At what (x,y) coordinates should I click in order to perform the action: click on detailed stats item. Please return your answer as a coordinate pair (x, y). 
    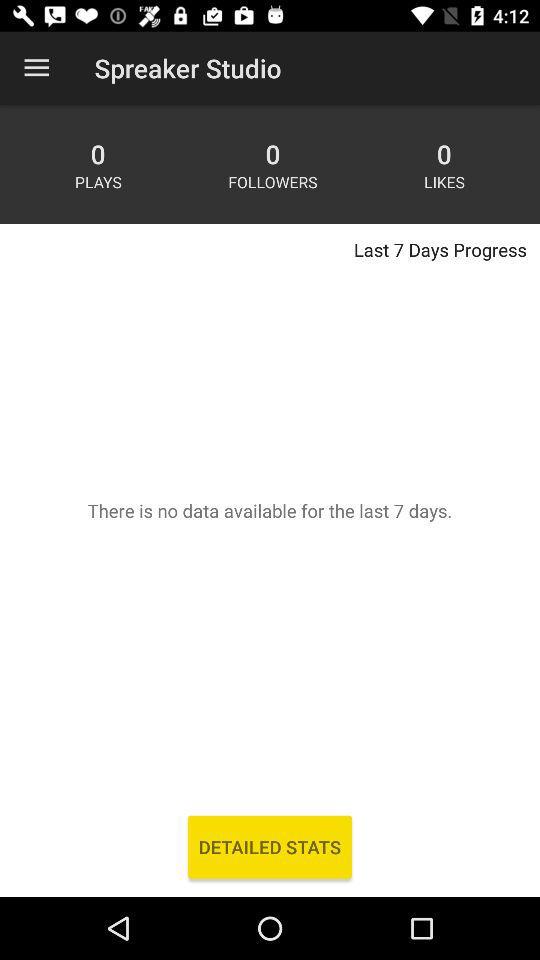
    Looking at the image, I should click on (270, 846).